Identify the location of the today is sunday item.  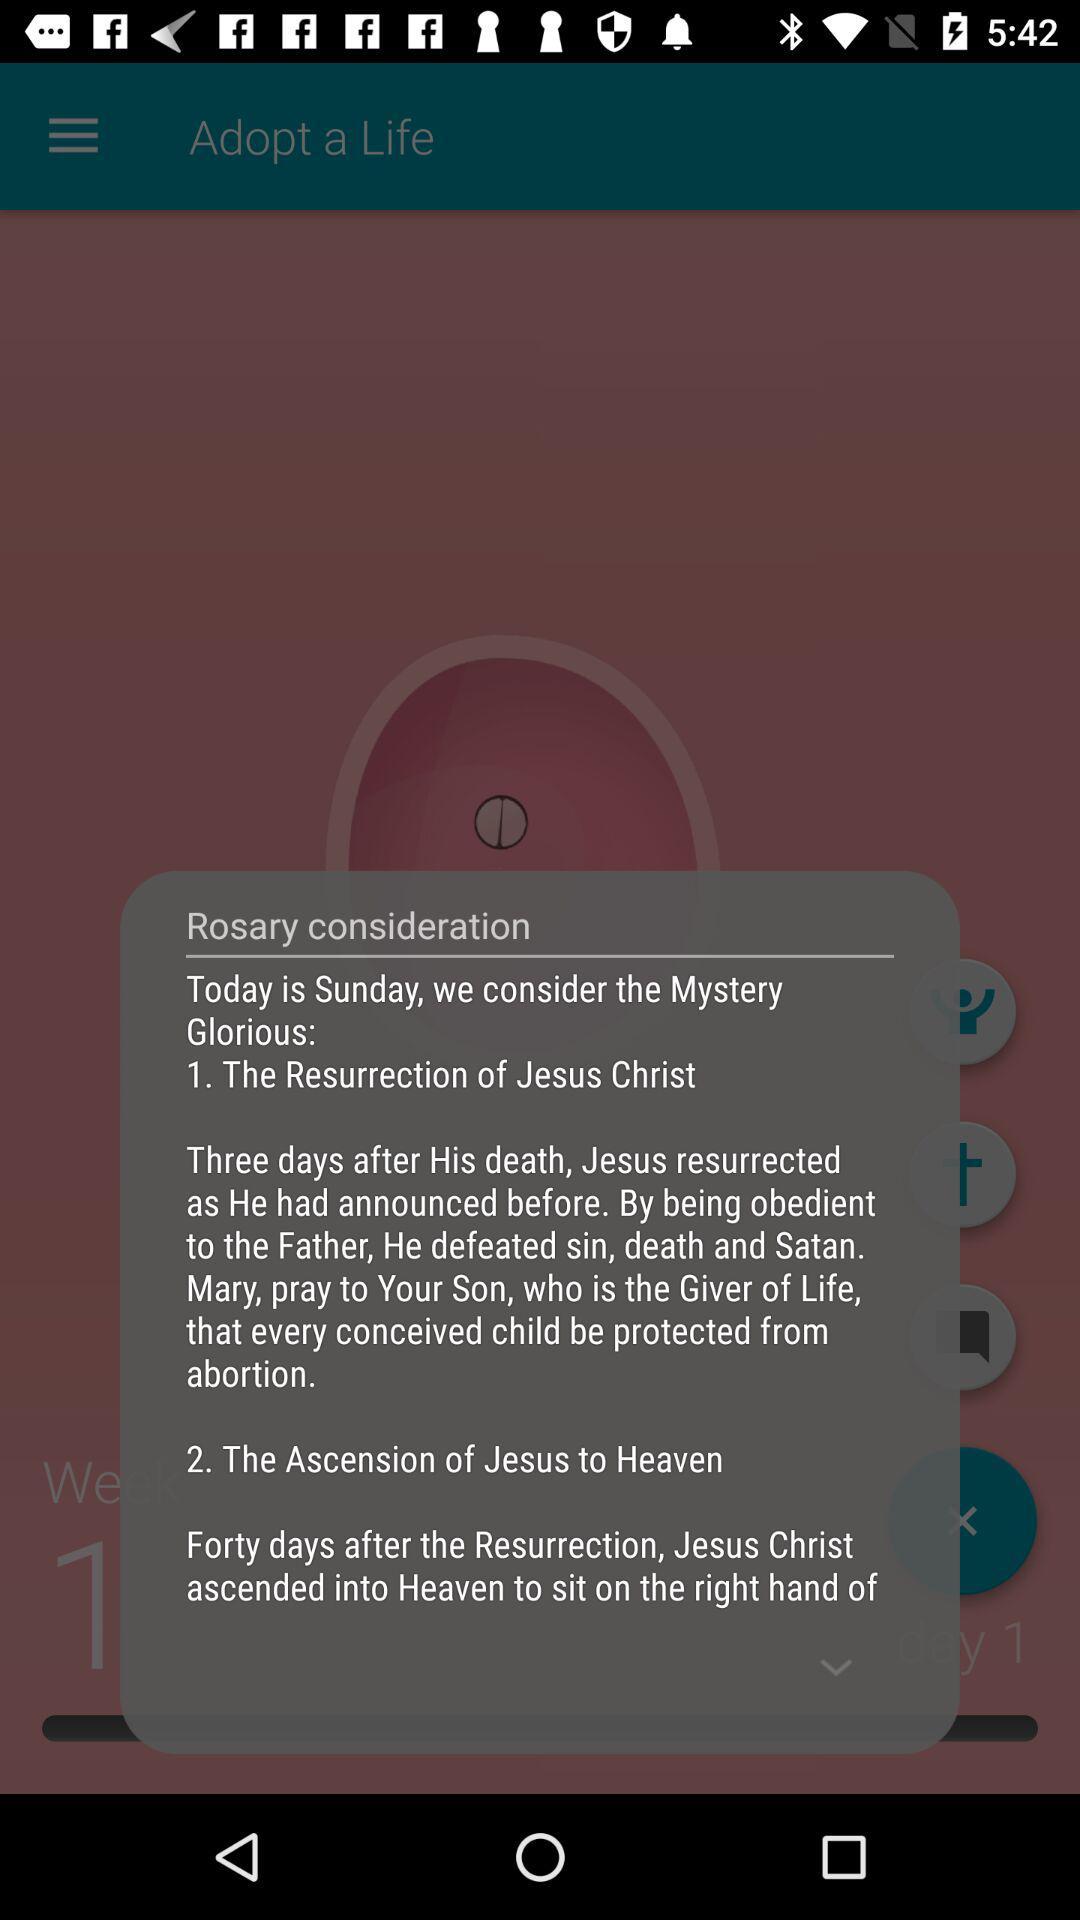
(540, 1286).